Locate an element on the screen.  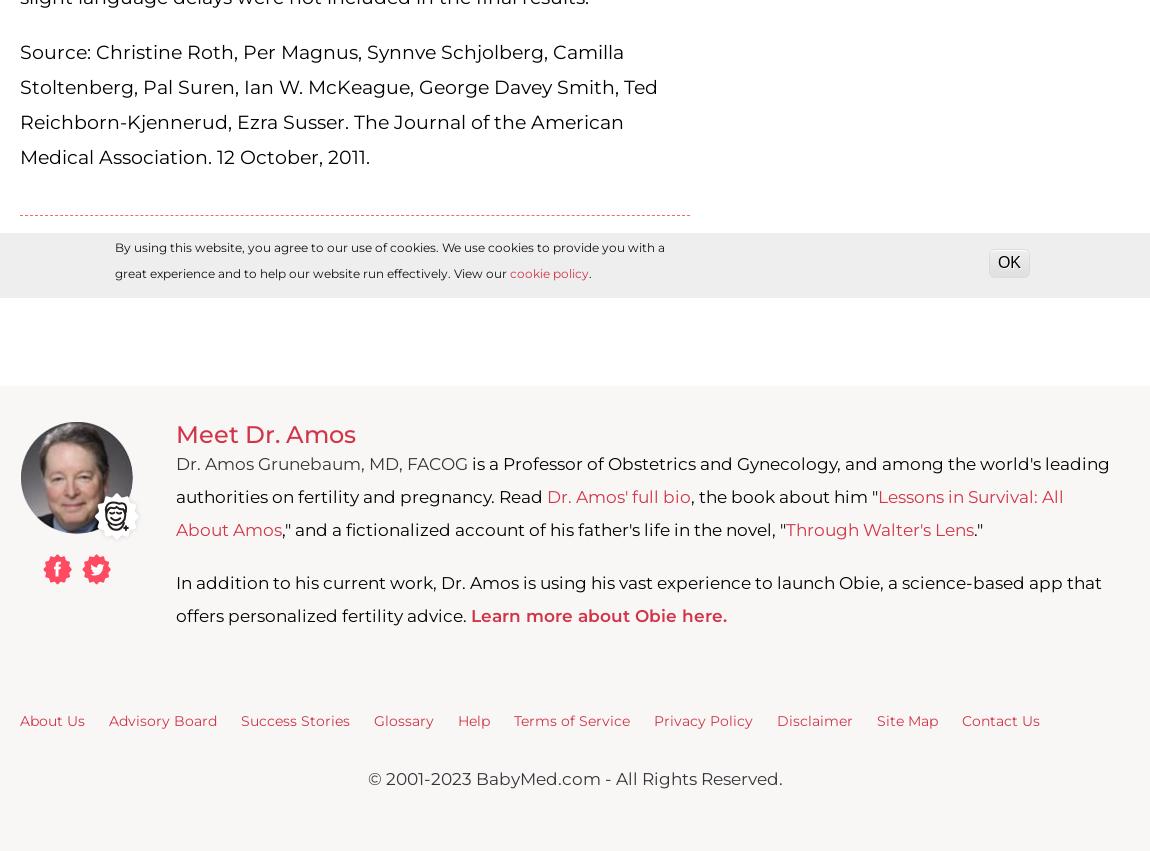
'OK' is located at coordinates (1009, 261).